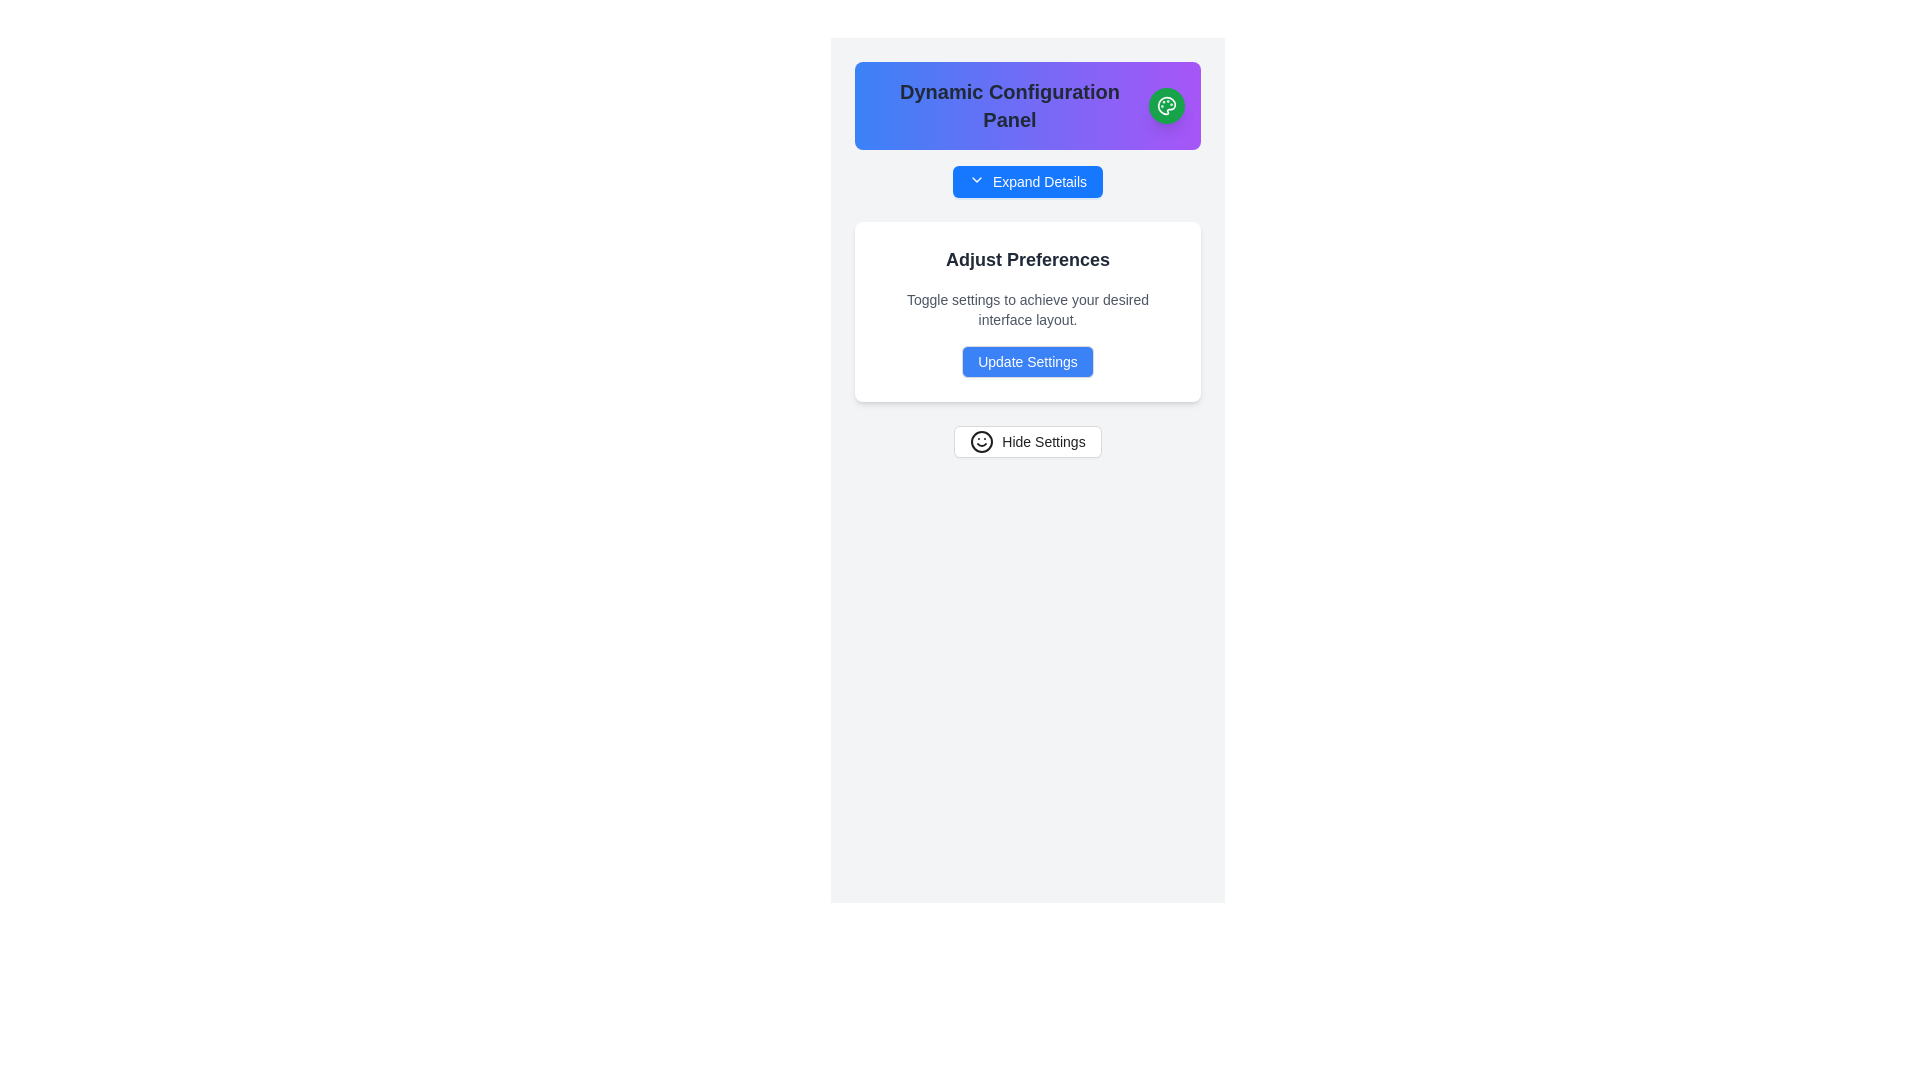 The height and width of the screenshot is (1080, 1920). I want to click on the button with the artistic palette icon located at the top-right corner of the 'Dynamic Configuration Panel', so click(1166, 105).